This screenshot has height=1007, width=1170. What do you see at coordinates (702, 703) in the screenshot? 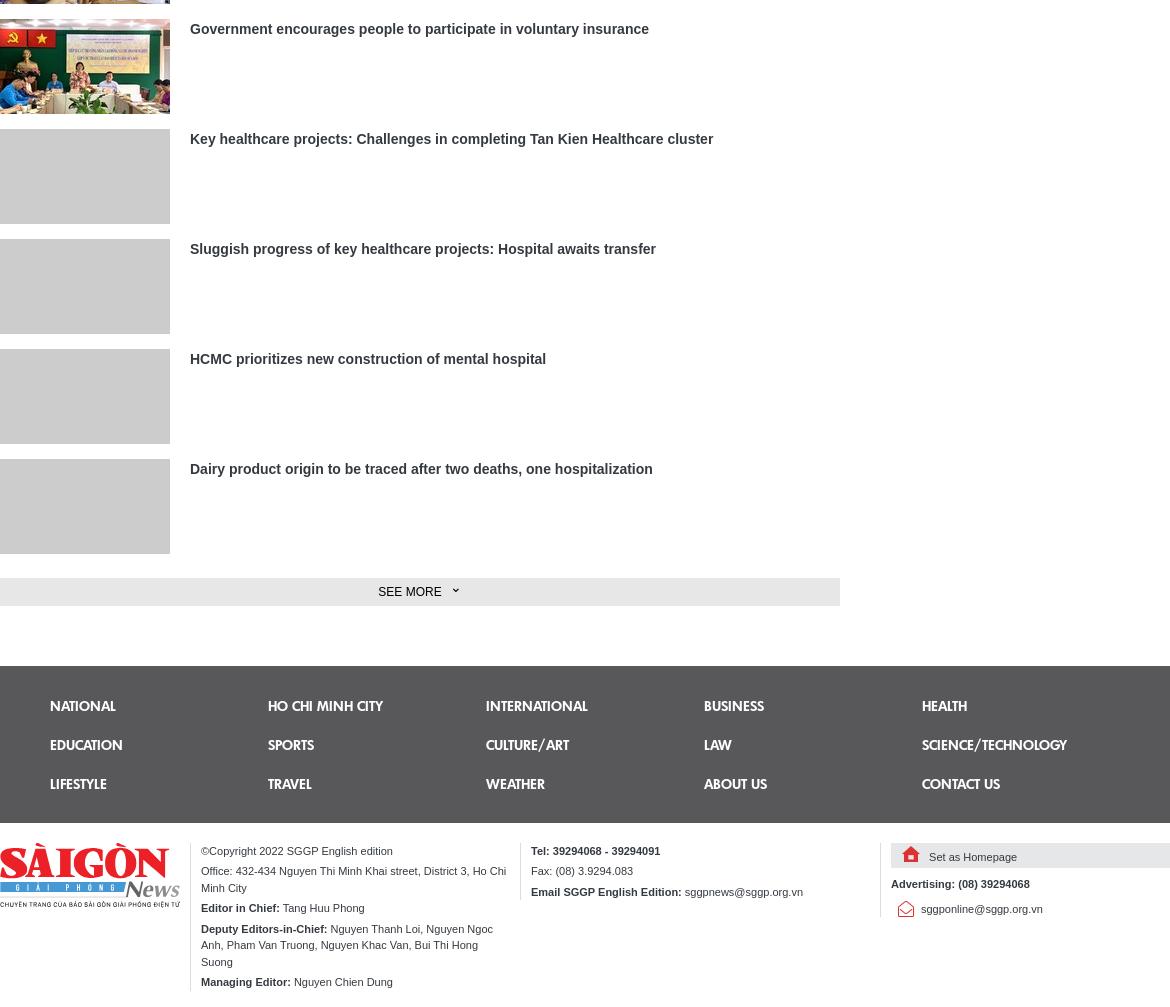
I see `'Business'` at bounding box center [702, 703].